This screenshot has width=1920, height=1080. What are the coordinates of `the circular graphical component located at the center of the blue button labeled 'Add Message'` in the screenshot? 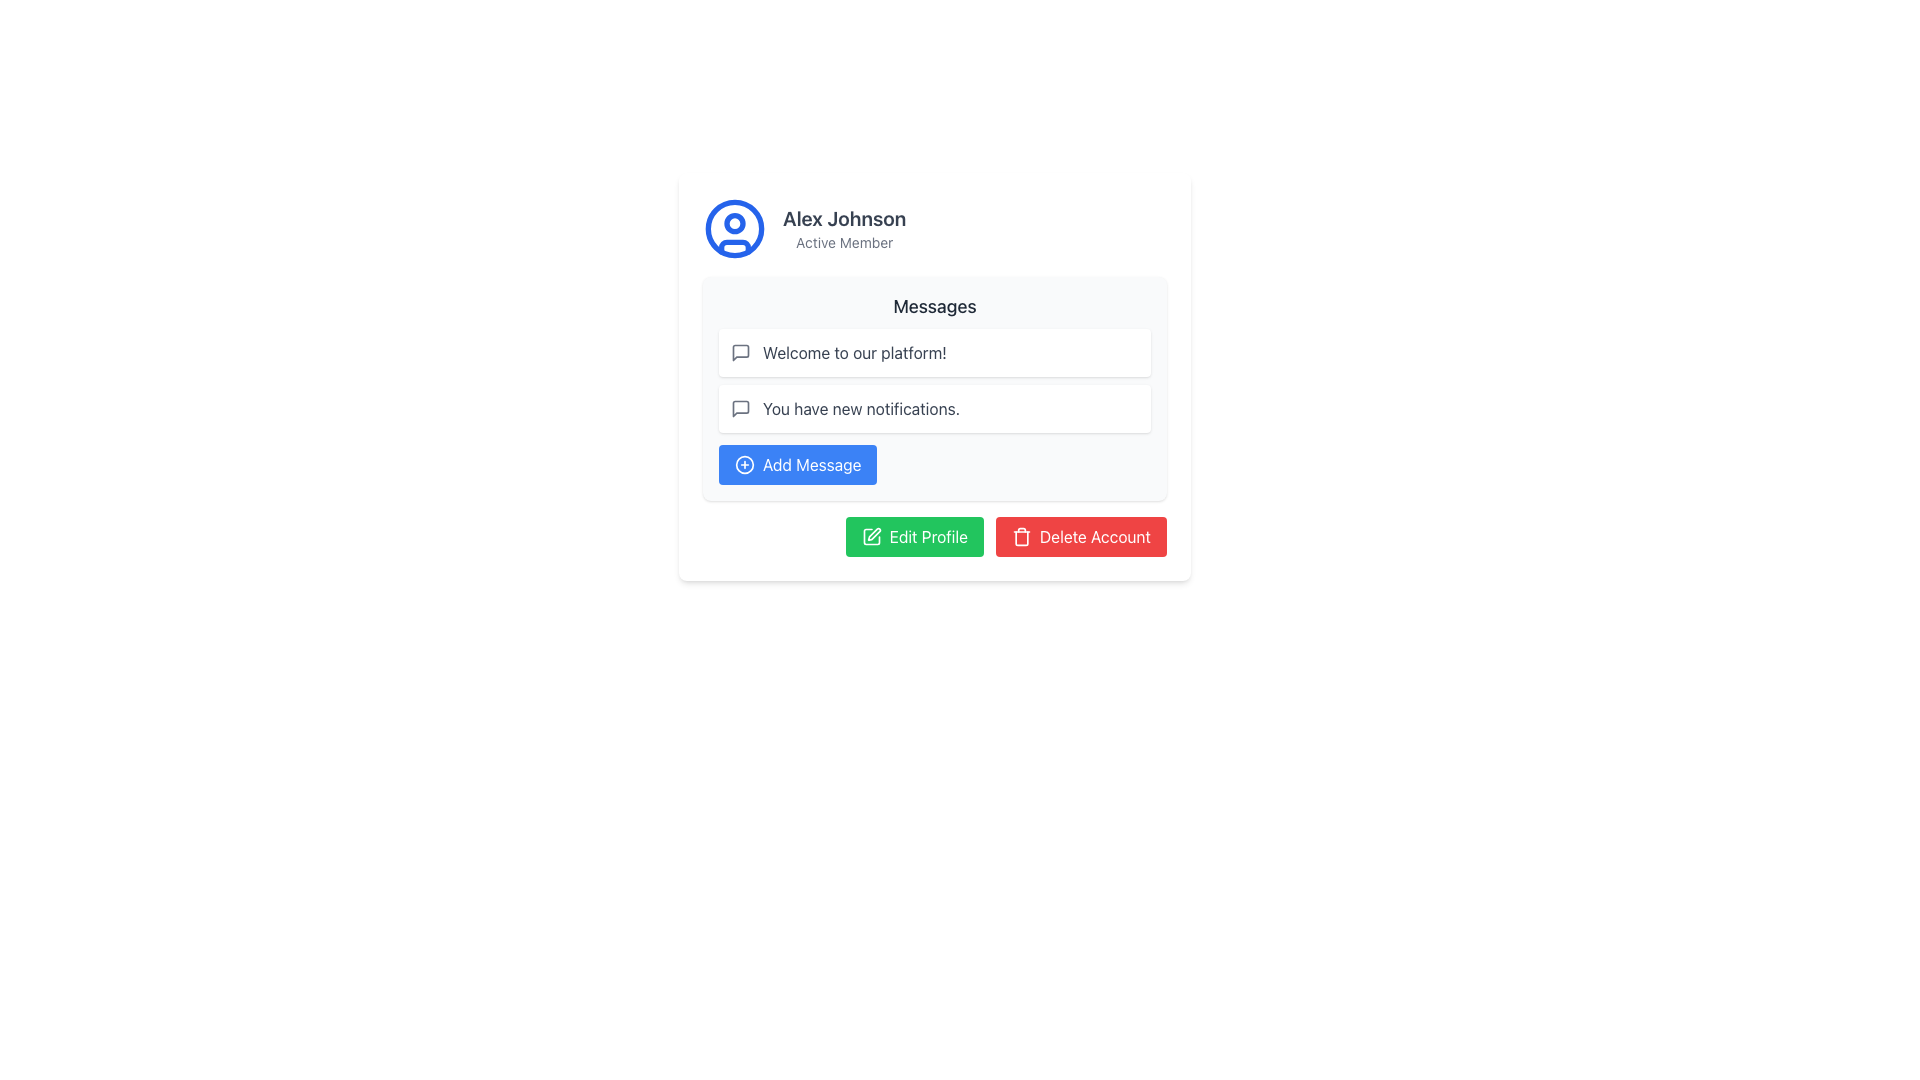 It's located at (743, 465).